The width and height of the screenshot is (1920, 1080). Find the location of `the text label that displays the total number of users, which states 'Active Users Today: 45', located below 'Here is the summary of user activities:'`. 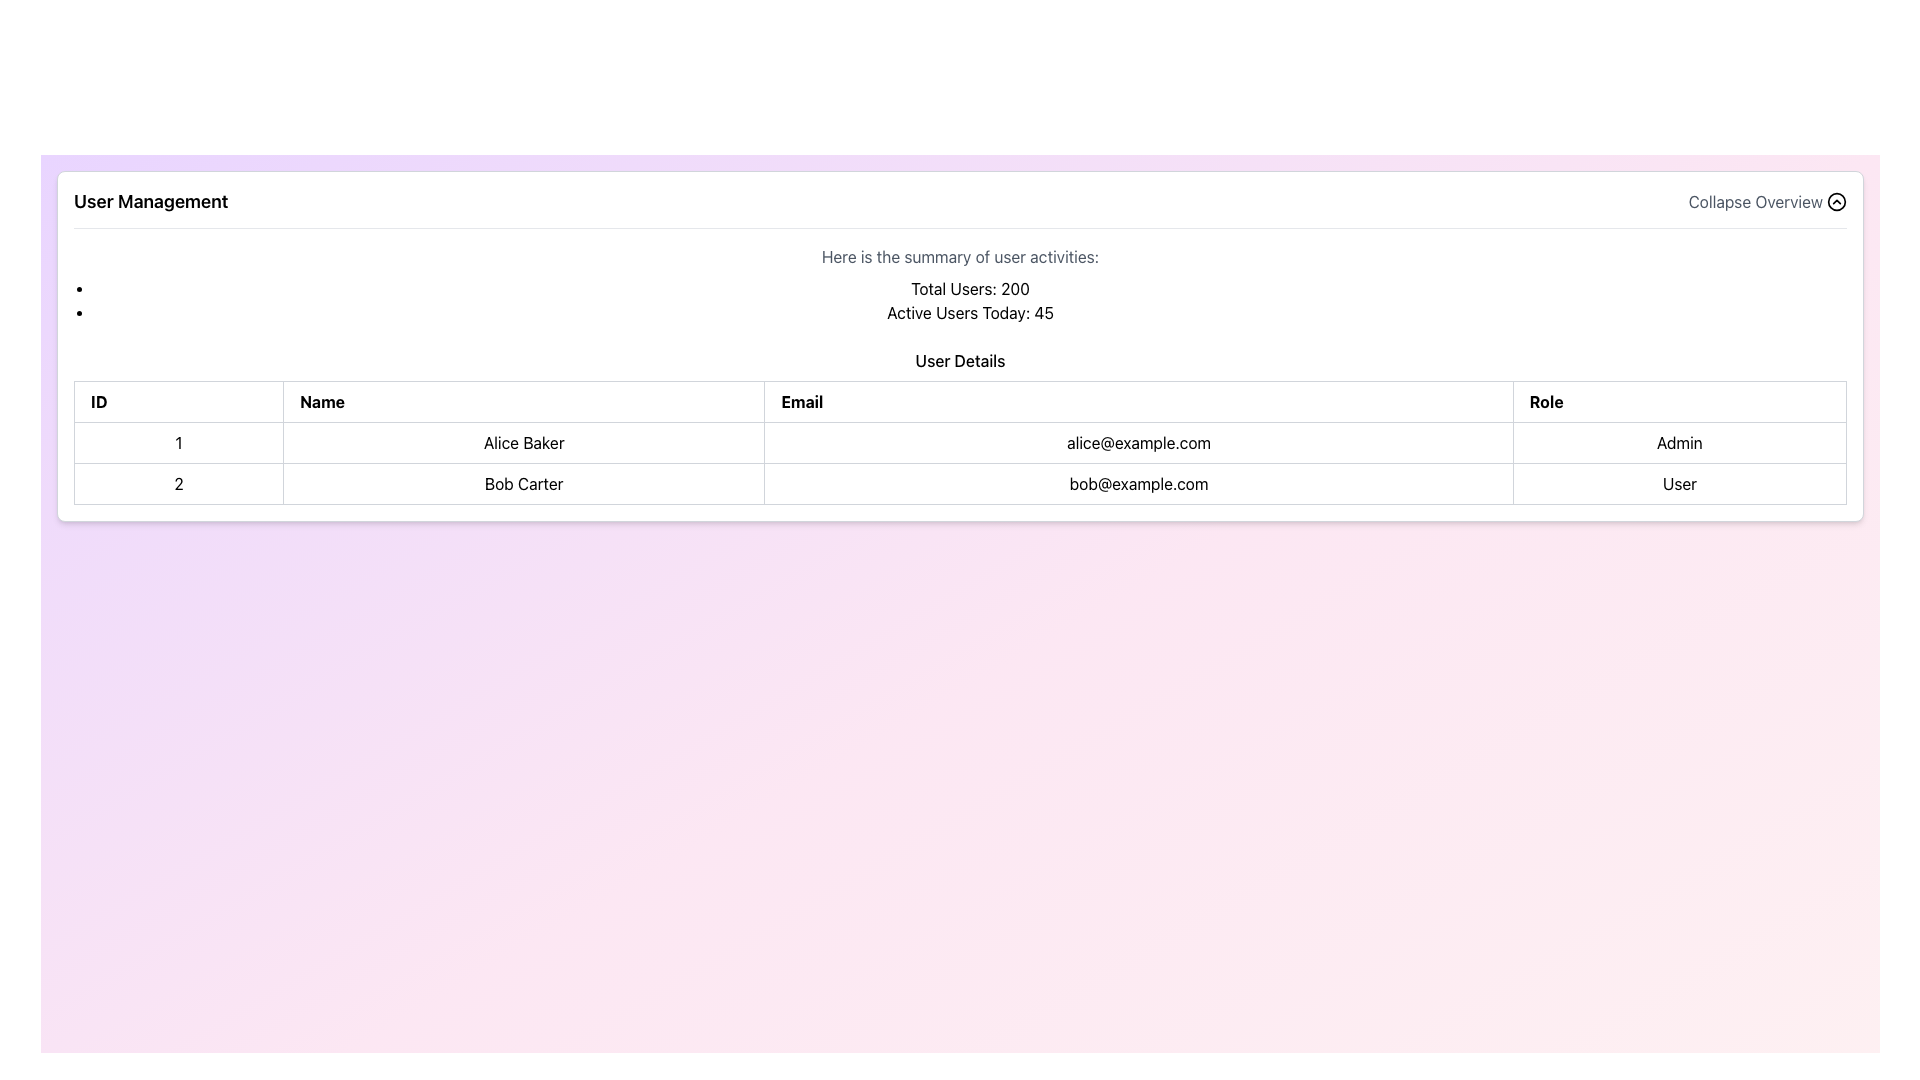

the text label that displays the total number of users, which states 'Active Users Today: 45', located below 'Here is the summary of user activities:' is located at coordinates (970, 289).